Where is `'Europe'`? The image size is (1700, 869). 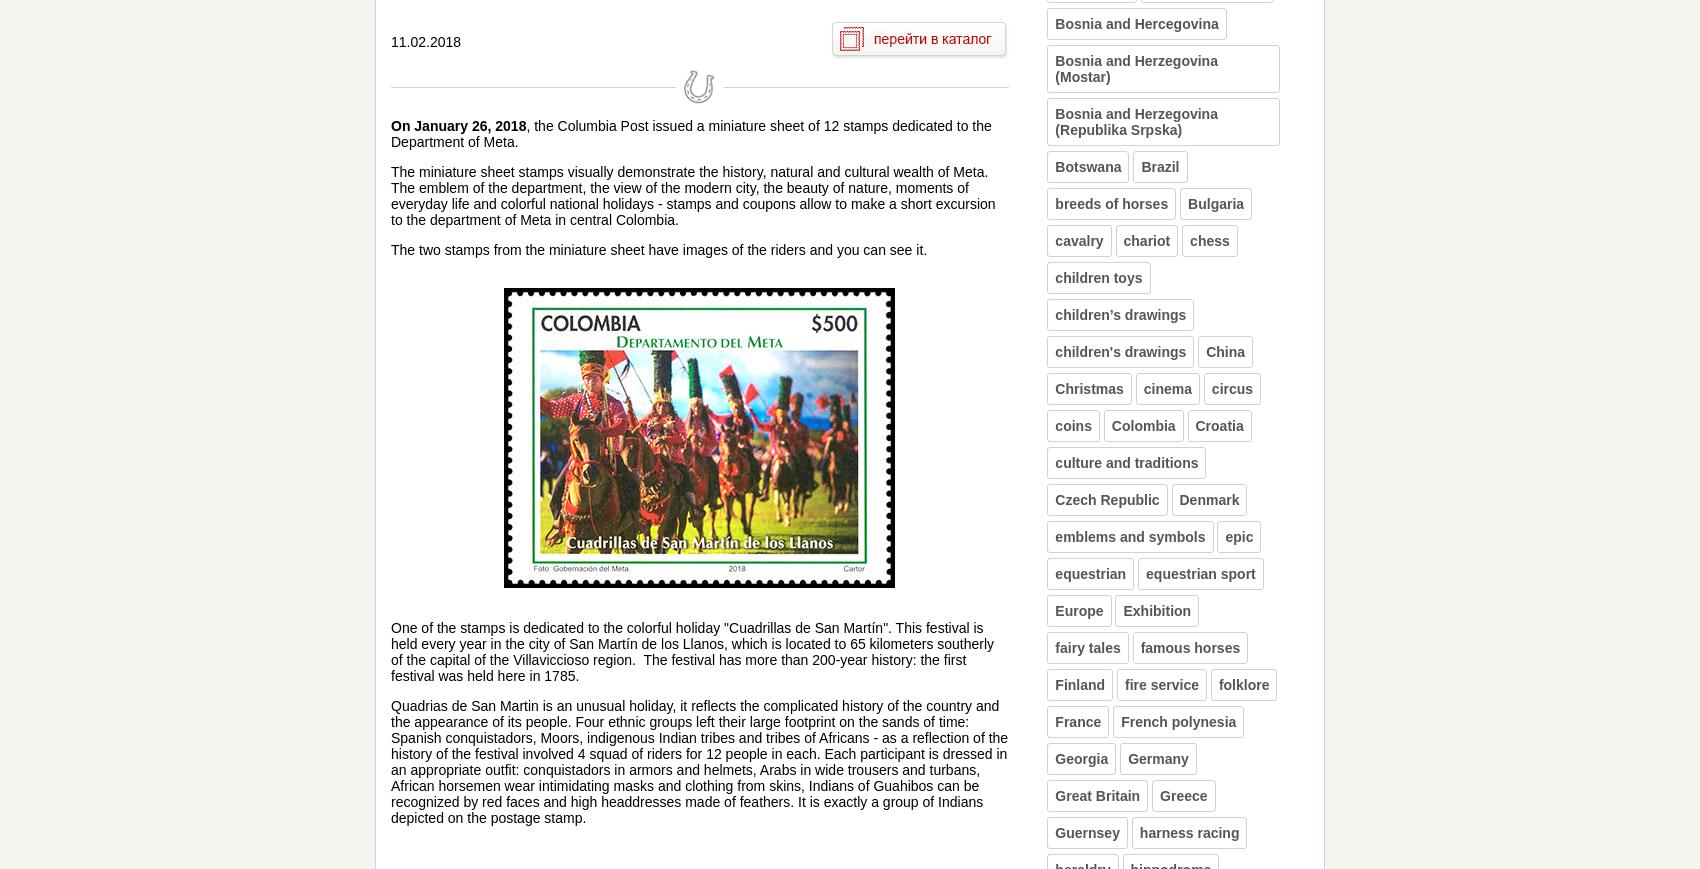 'Europe' is located at coordinates (1054, 610).